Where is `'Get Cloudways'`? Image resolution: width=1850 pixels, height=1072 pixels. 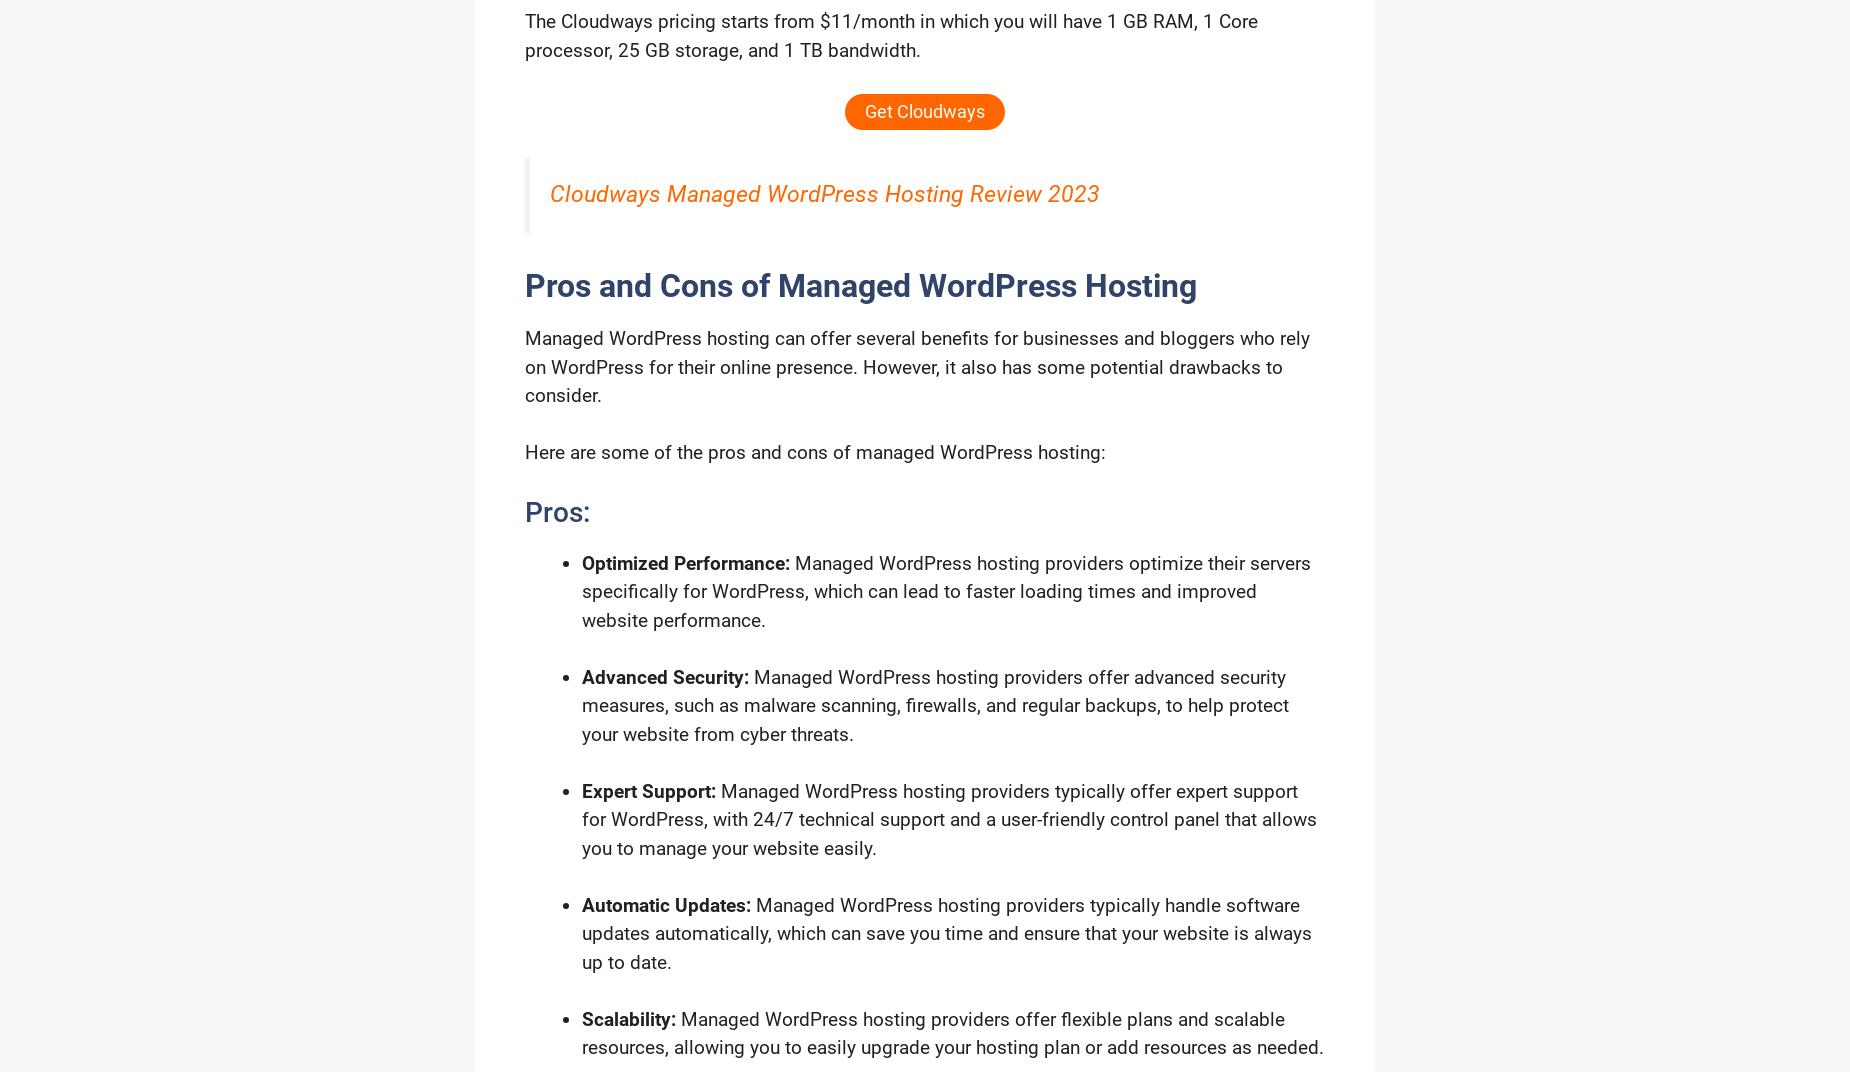 'Get Cloudways' is located at coordinates (925, 110).